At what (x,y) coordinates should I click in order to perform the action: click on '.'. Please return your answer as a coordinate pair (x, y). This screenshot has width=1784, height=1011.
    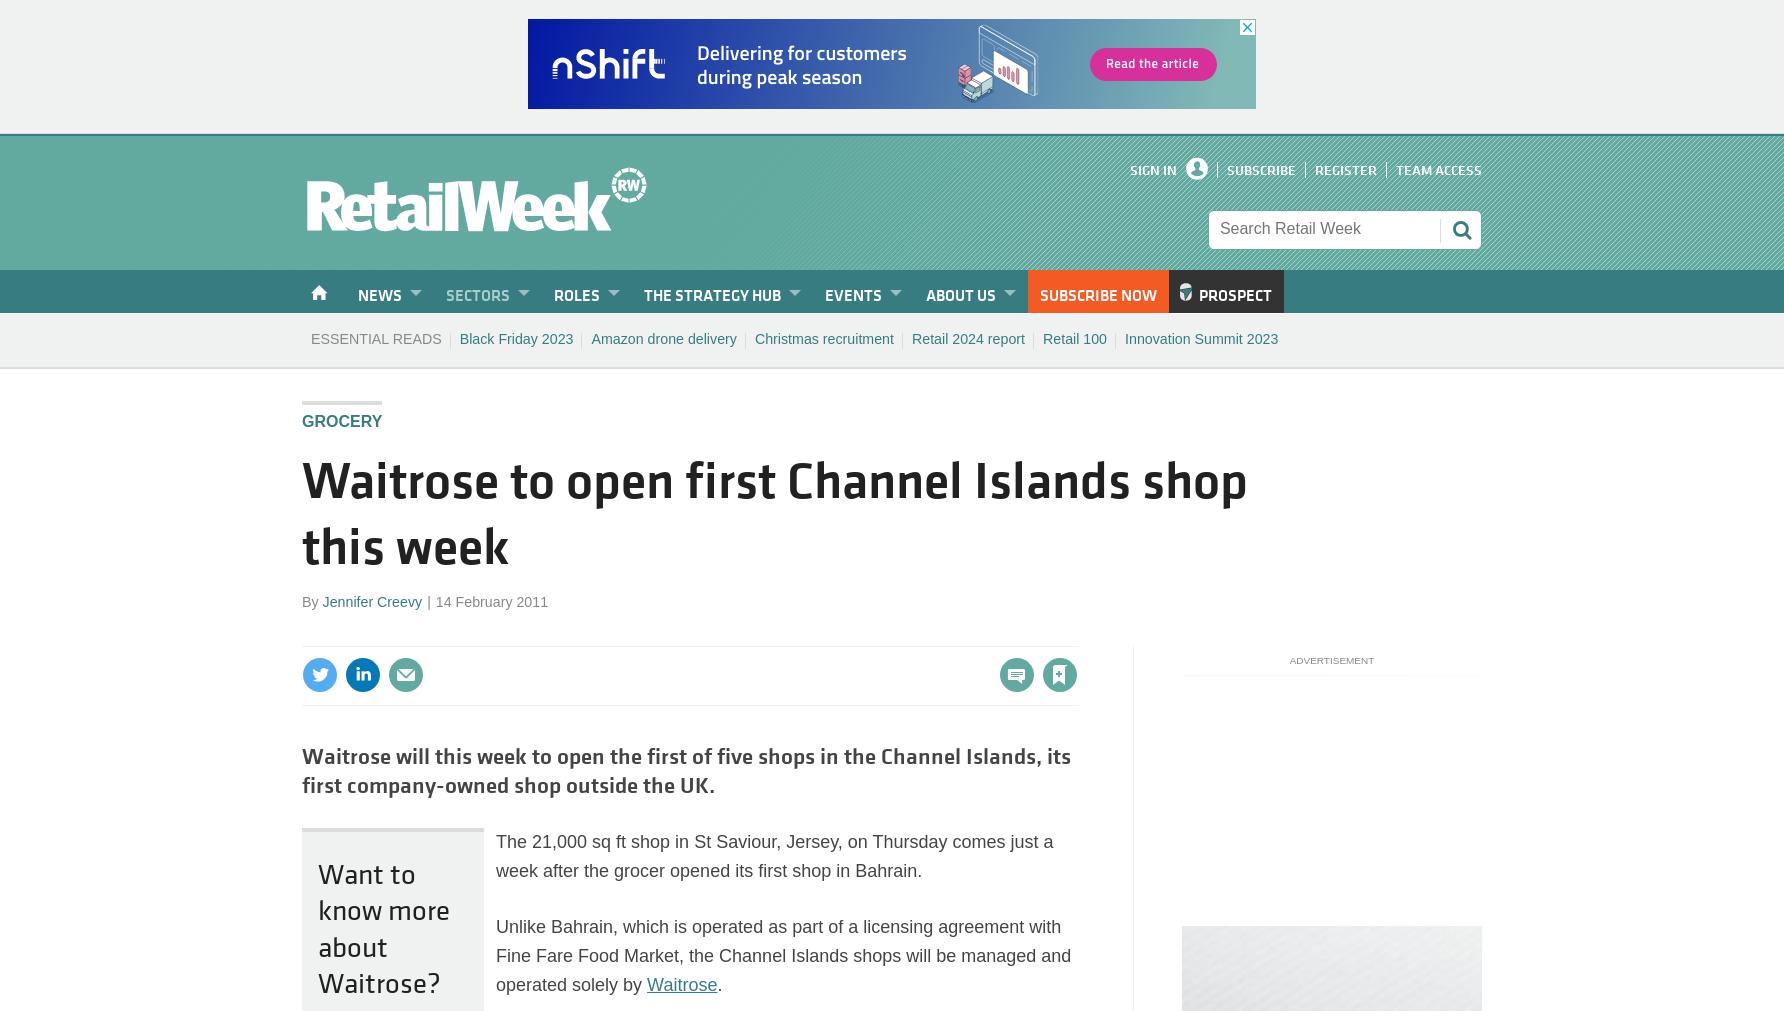
    Looking at the image, I should click on (719, 985).